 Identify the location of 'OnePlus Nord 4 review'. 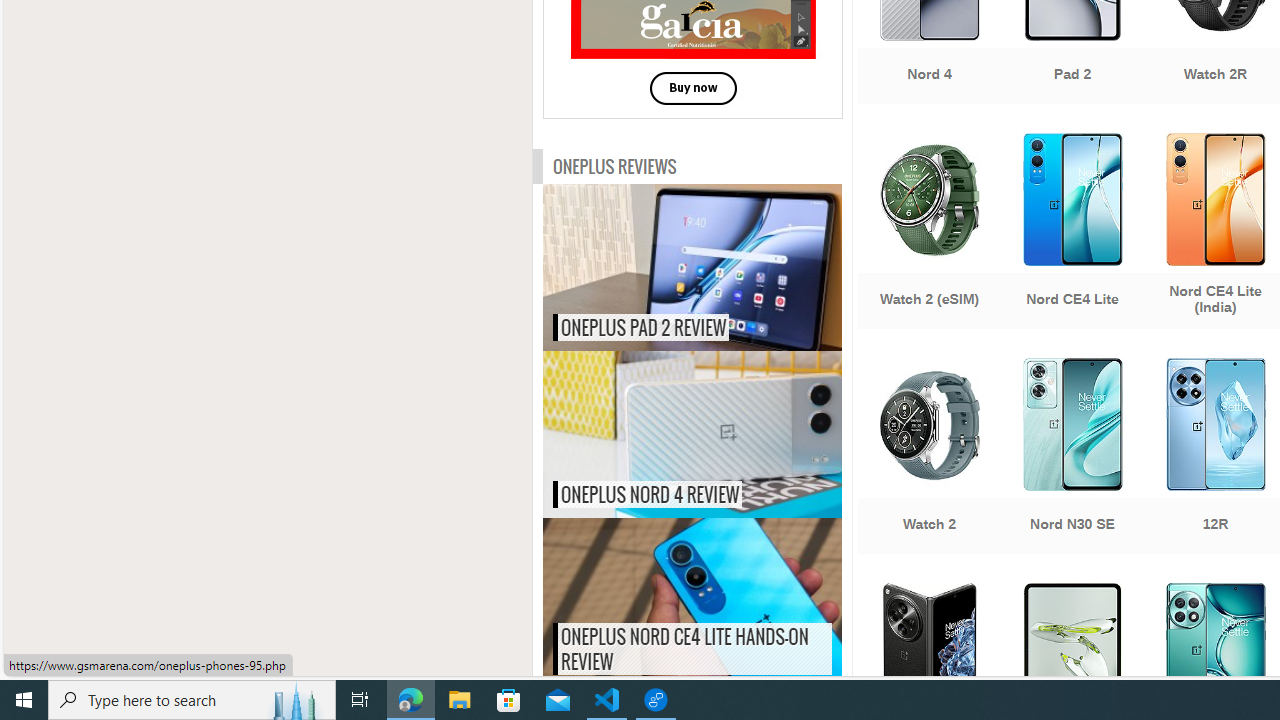
(733, 433).